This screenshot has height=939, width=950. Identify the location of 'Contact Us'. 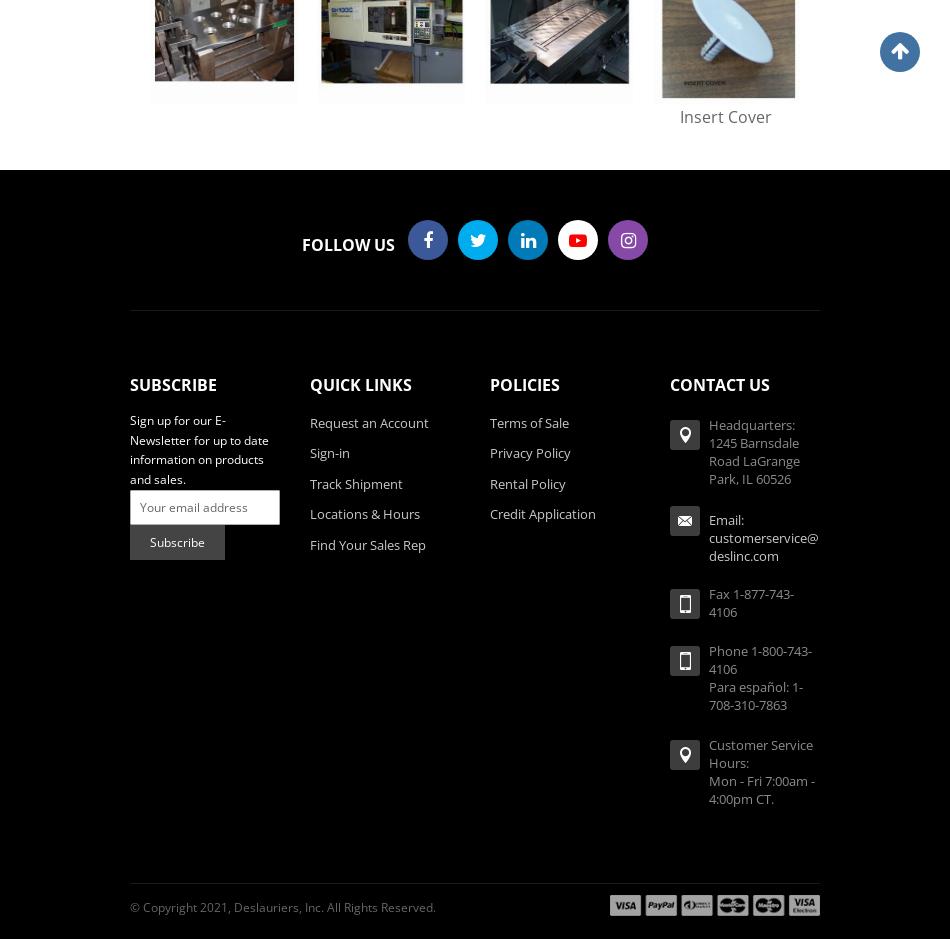
(670, 384).